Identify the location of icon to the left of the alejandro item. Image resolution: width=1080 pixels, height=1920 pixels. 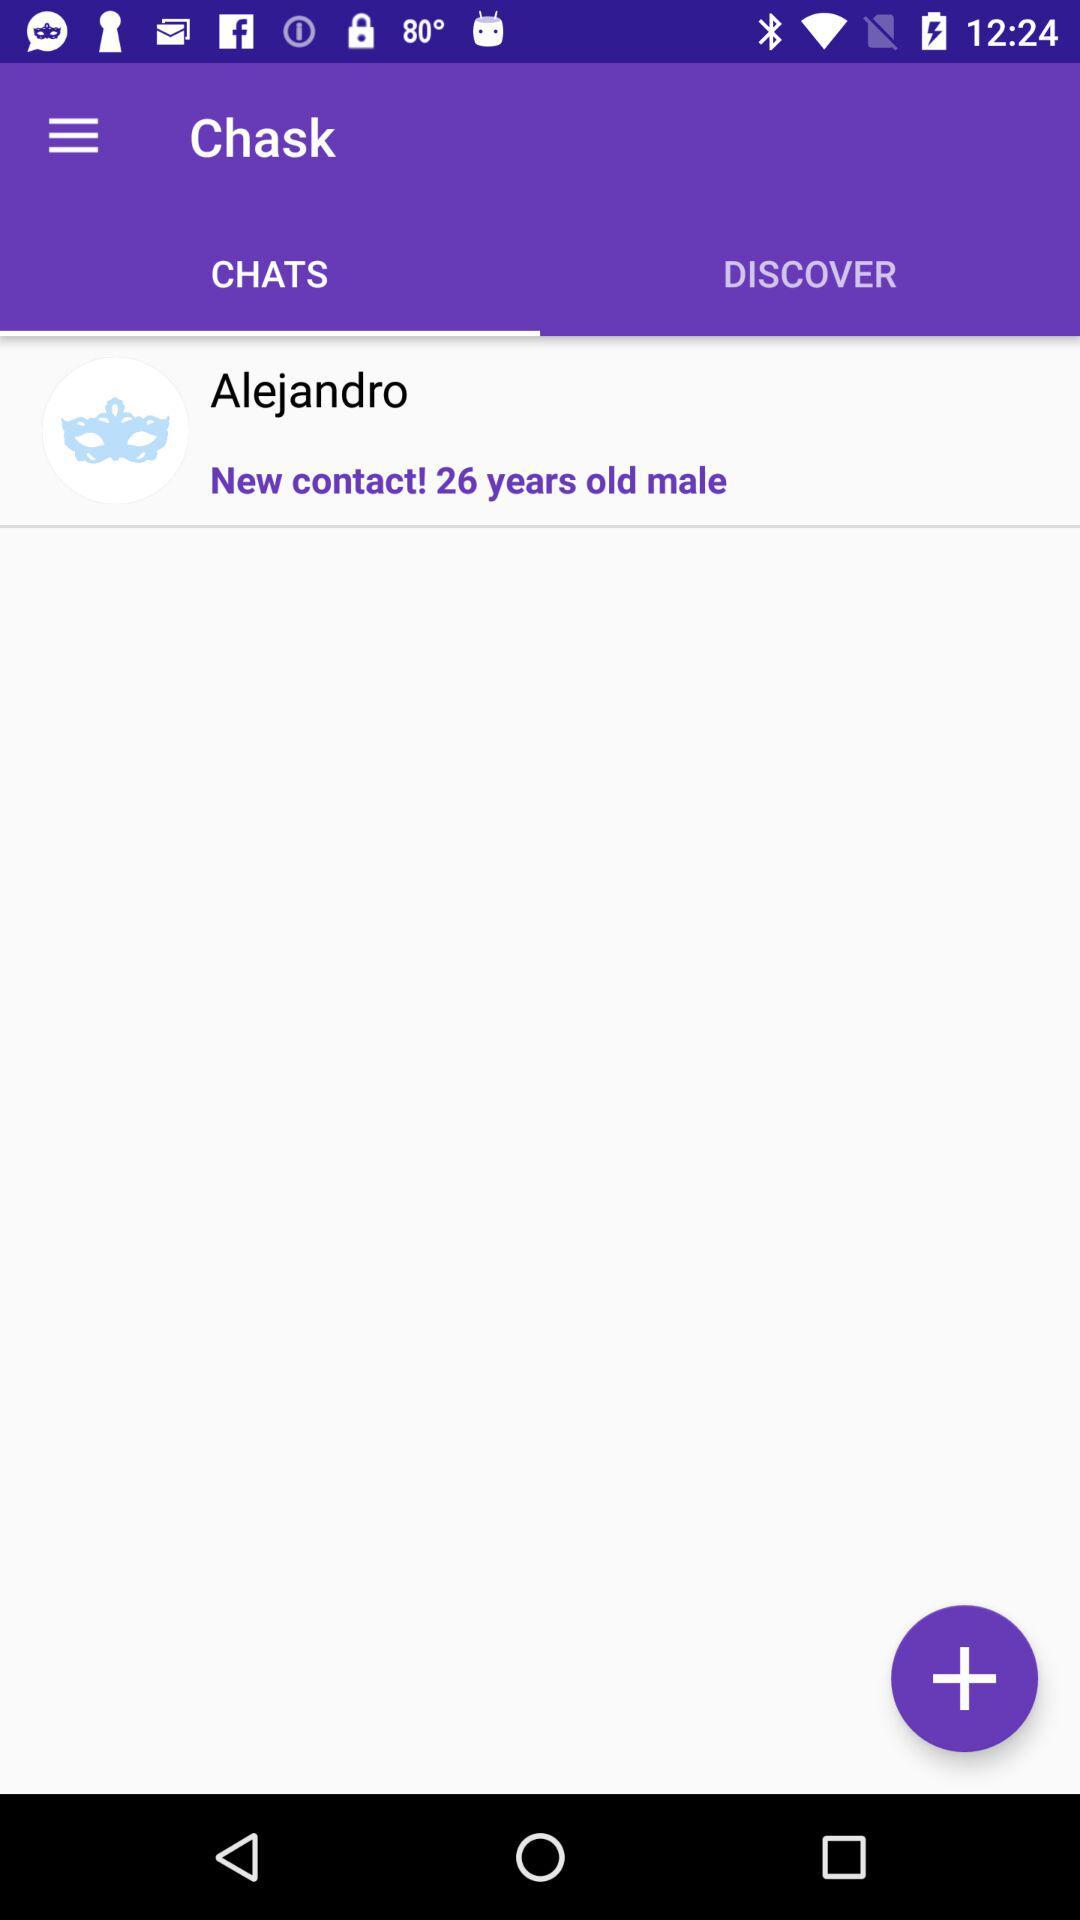
(115, 429).